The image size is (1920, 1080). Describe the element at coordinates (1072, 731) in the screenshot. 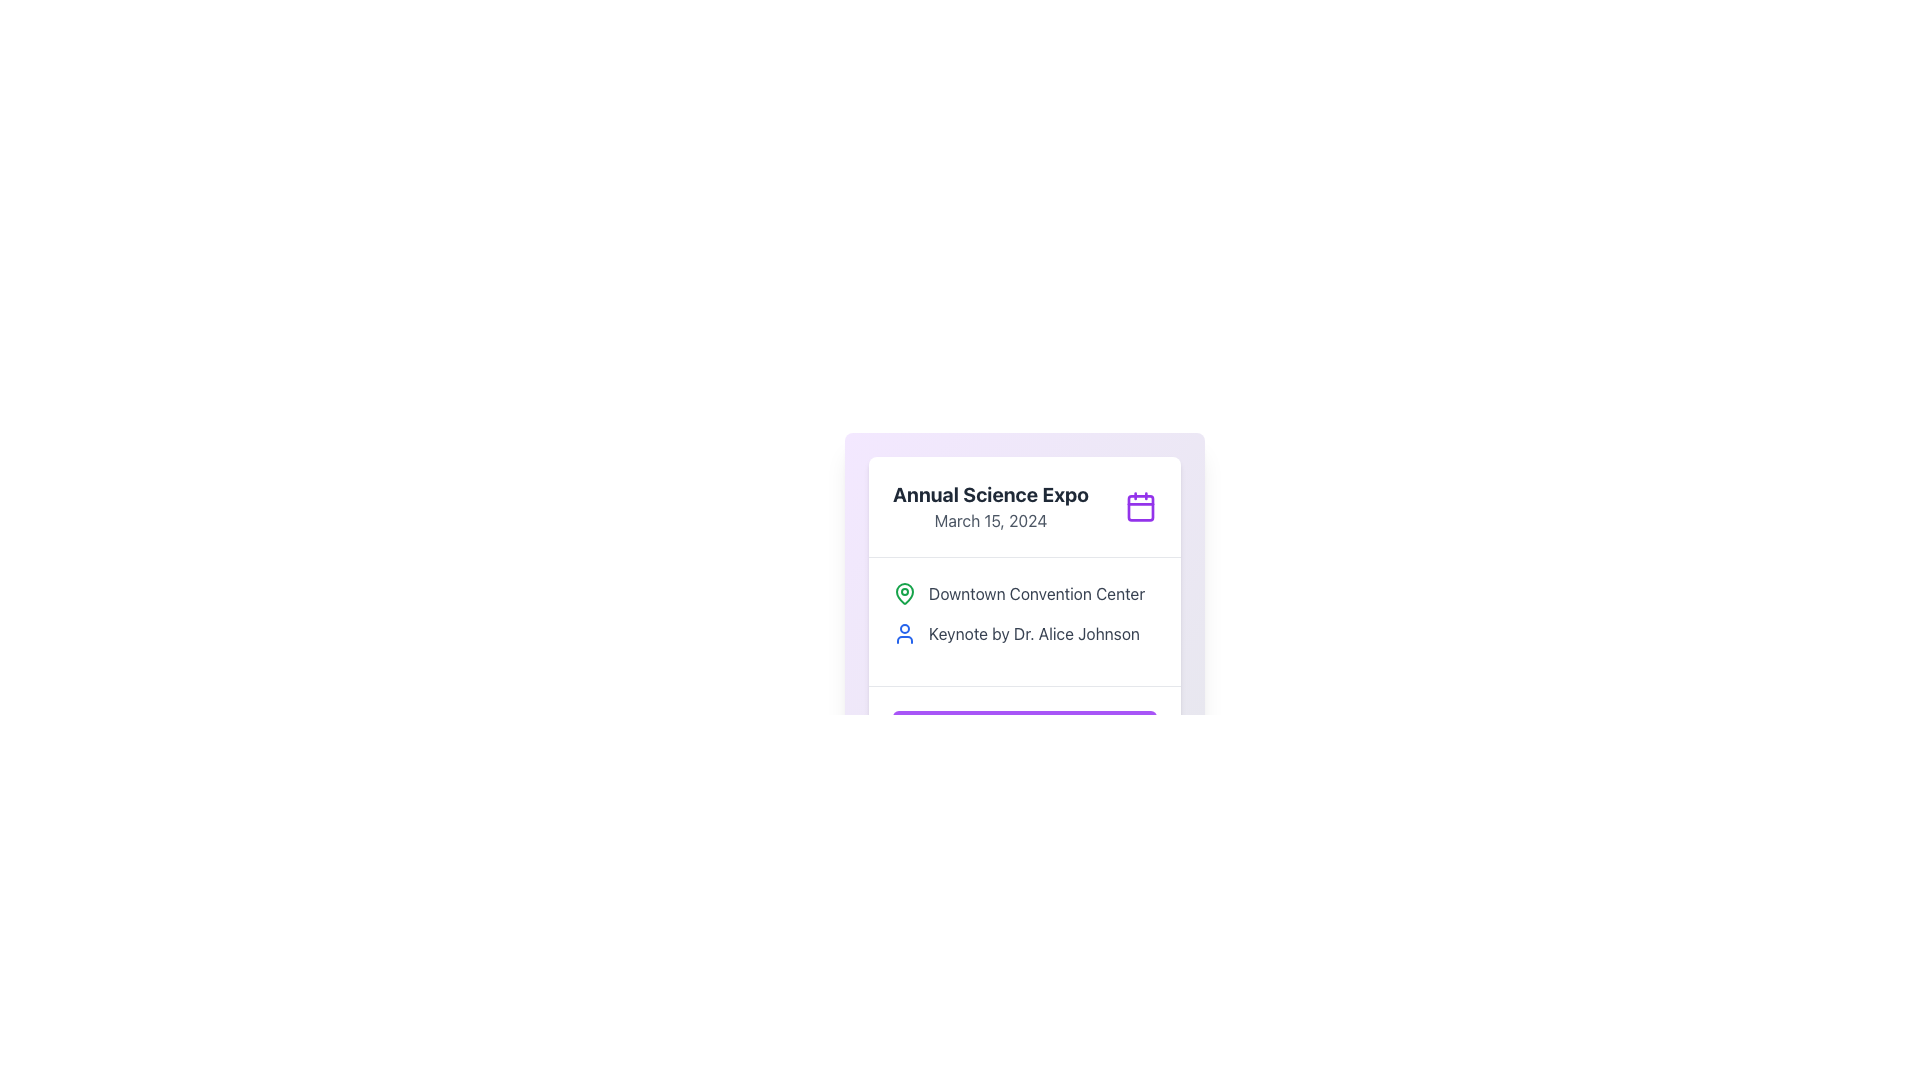

I see `the SVG circle element, which is a circular graphical component with a stroke outline, located at the bottom area of a card-like UI component` at that location.